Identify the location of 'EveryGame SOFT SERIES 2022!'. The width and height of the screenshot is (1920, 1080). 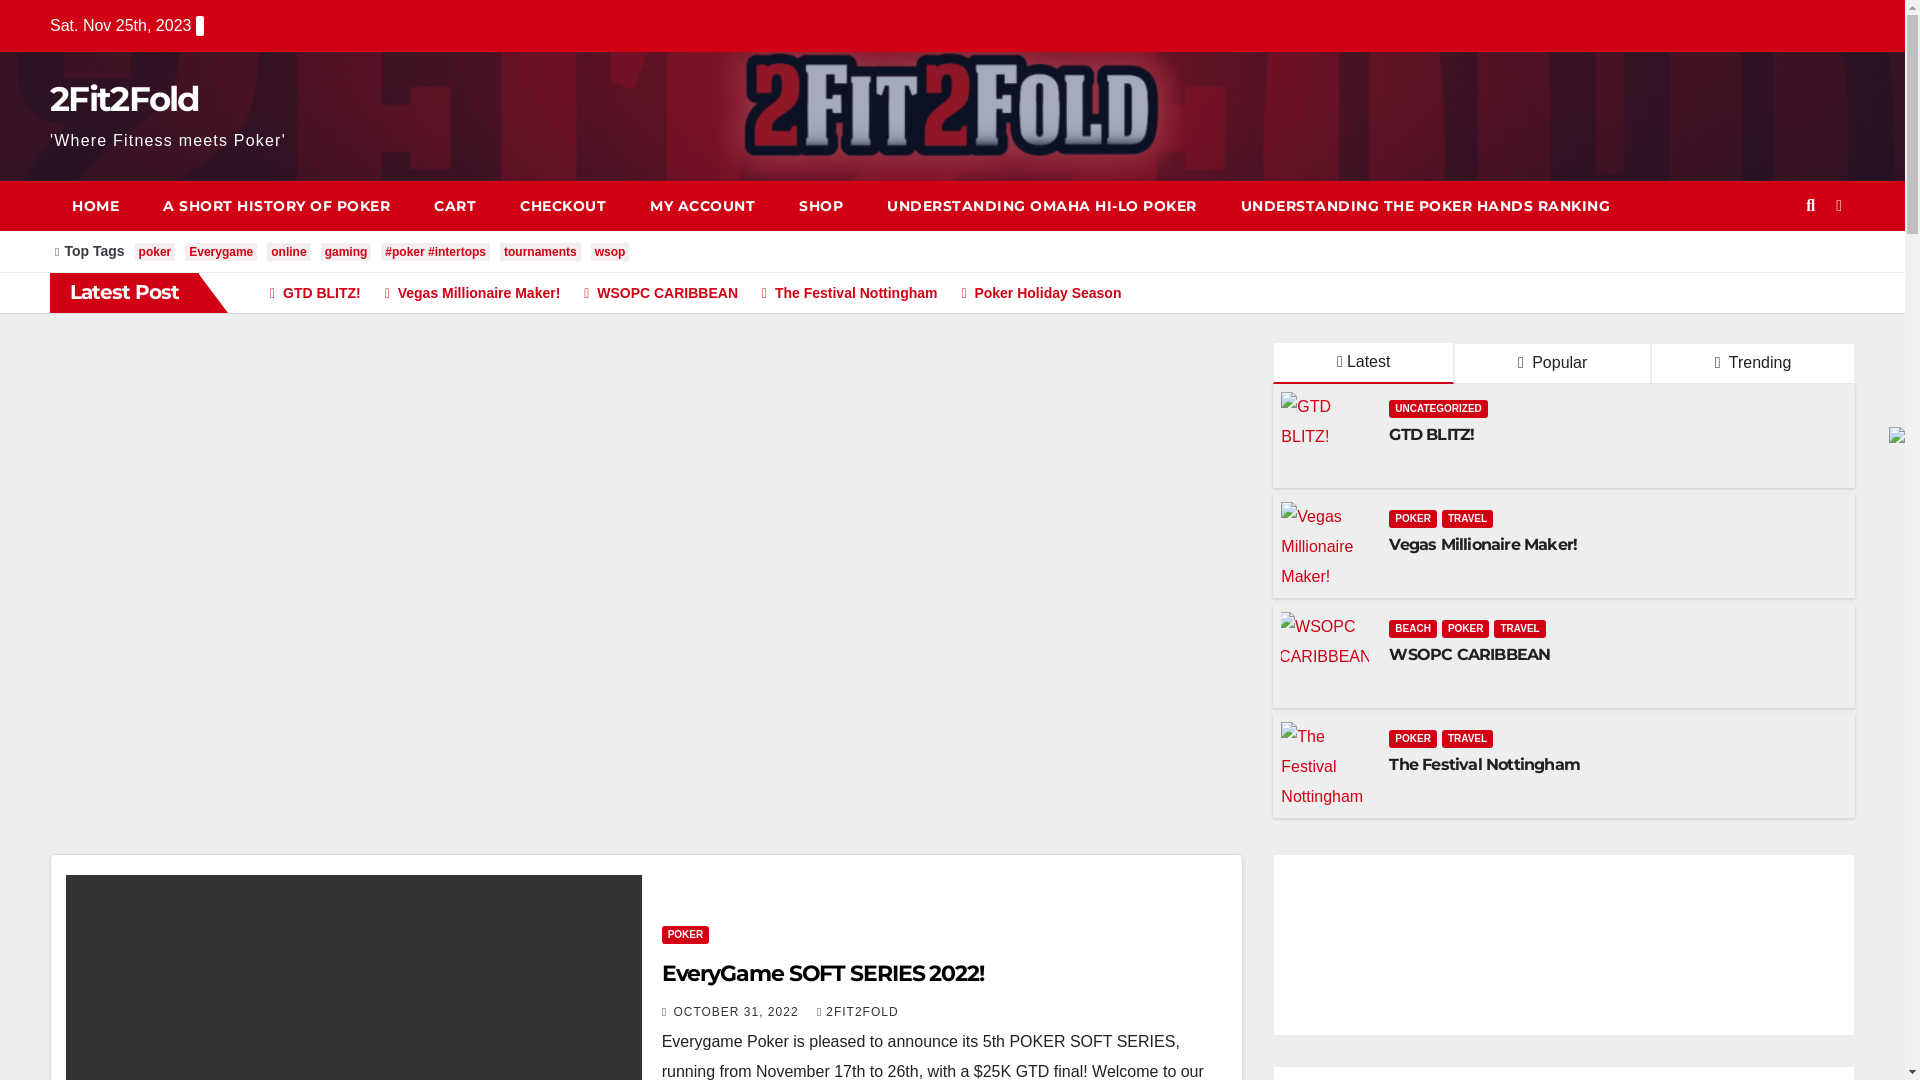
(822, 972).